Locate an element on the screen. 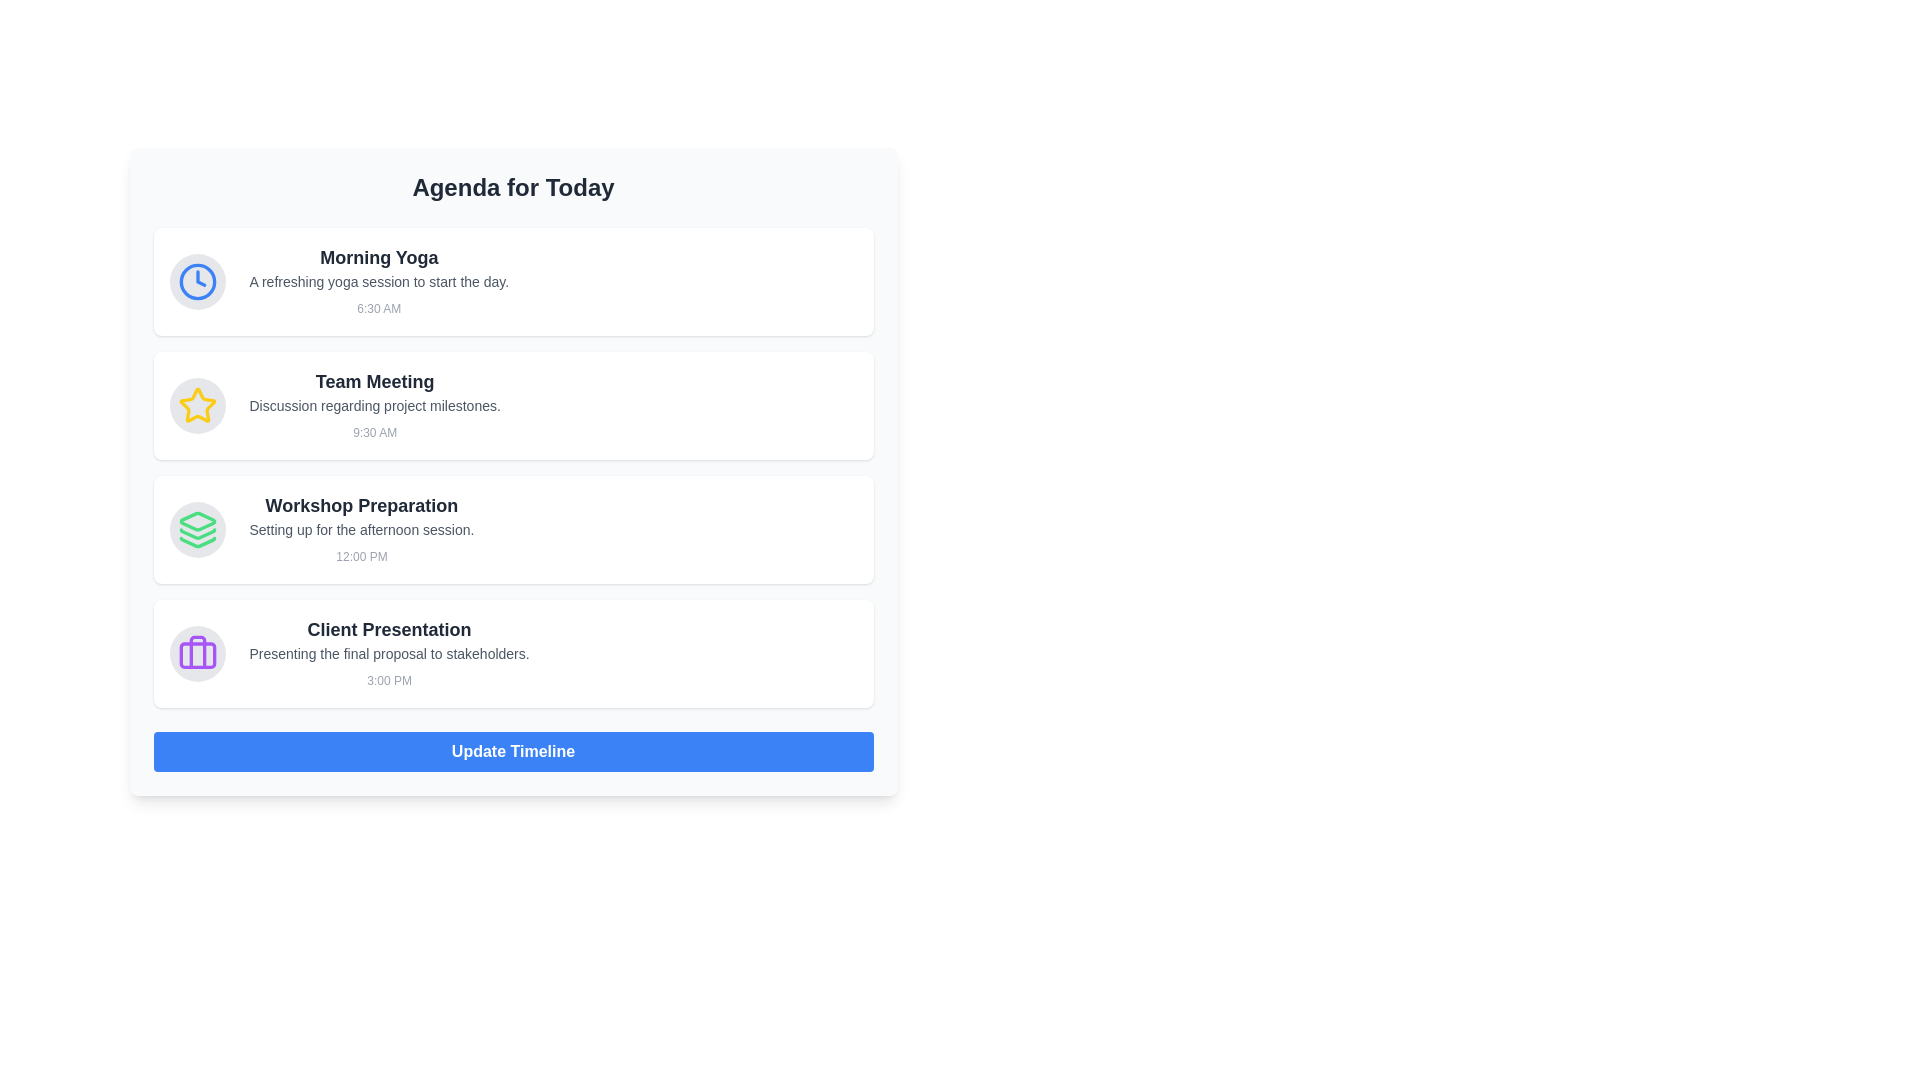 This screenshot has height=1080, width=1920. the inner decorative SVG rectangle within the briefcase icon adjacent to the 'Client Presentation' text is located at coordinates (197, 655).